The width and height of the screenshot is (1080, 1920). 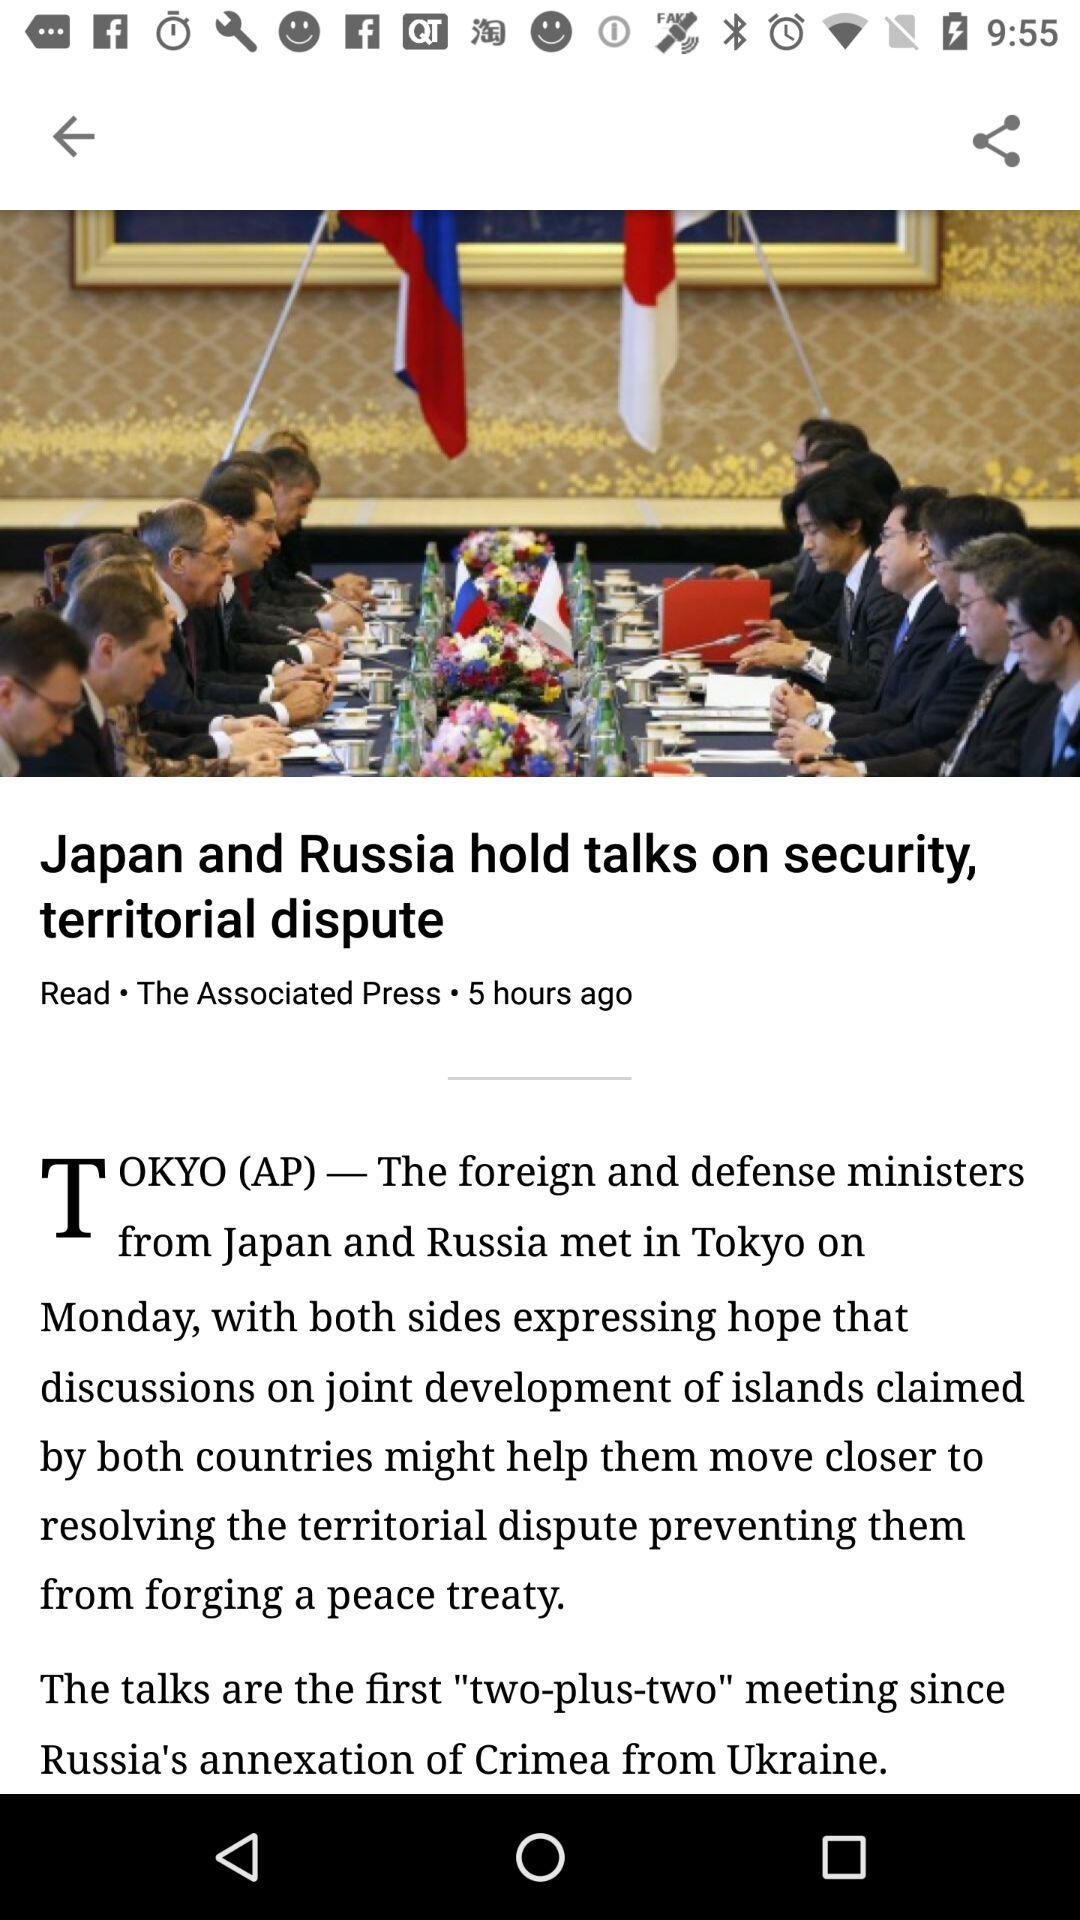 I want to click on the icon at the top left corner, so click(x=72, y=135).